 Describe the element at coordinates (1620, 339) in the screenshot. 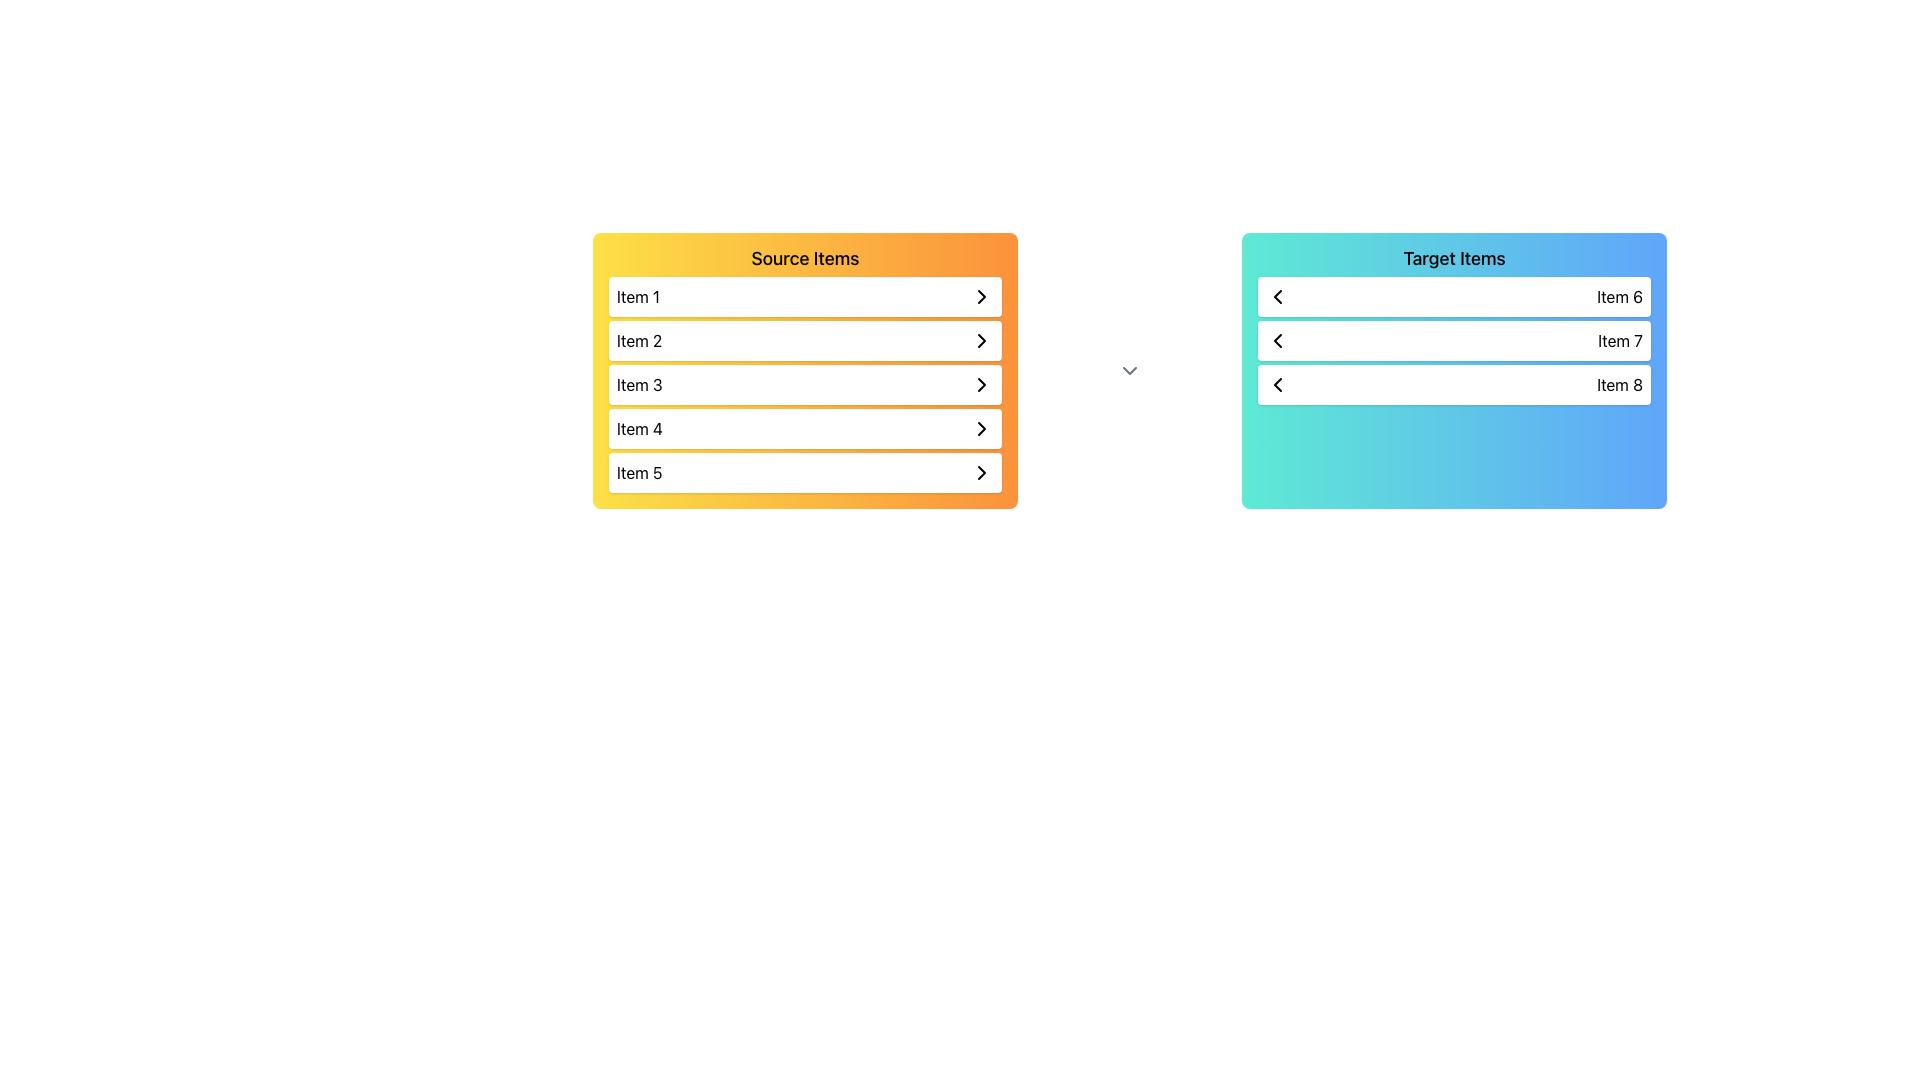

I see `the text label 'Item 7', which is the second item in the list of 'Target Items', located on the right-hand side of the main layout` at that location.